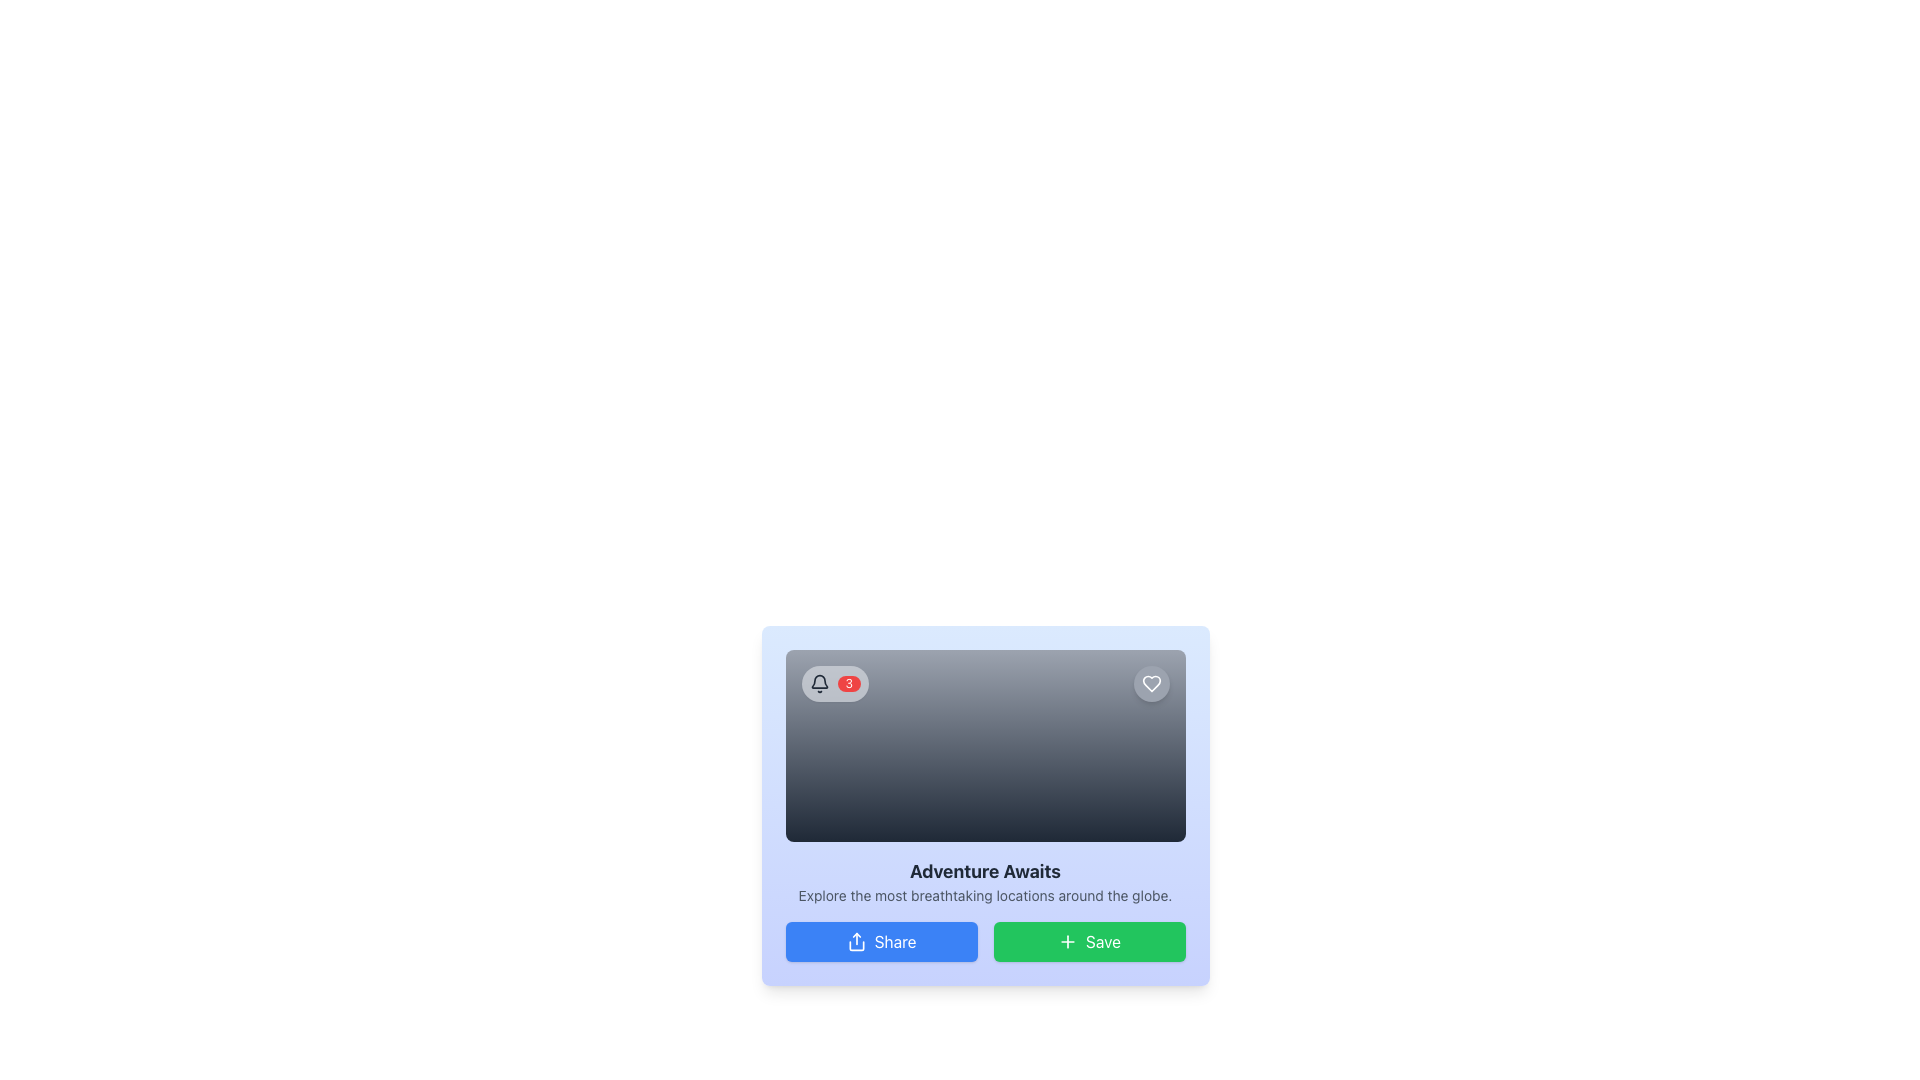  I want to click on the 'Save' button which is a green button with rounded corners displaying the text 'Save' in white color, located at the bottom right of the interactive area, so click(1102, 941).